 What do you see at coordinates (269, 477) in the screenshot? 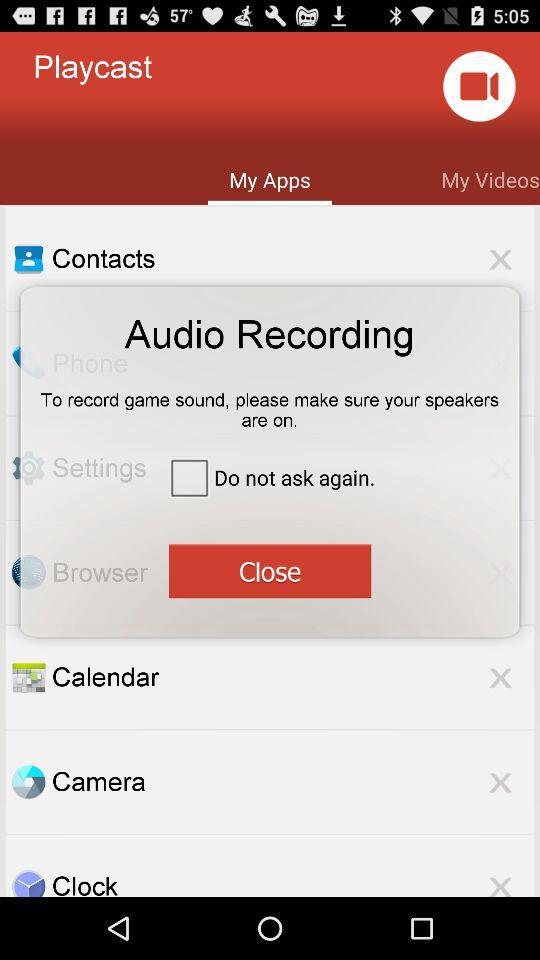
I see `the do not ask` at bounding box center [269, 477].